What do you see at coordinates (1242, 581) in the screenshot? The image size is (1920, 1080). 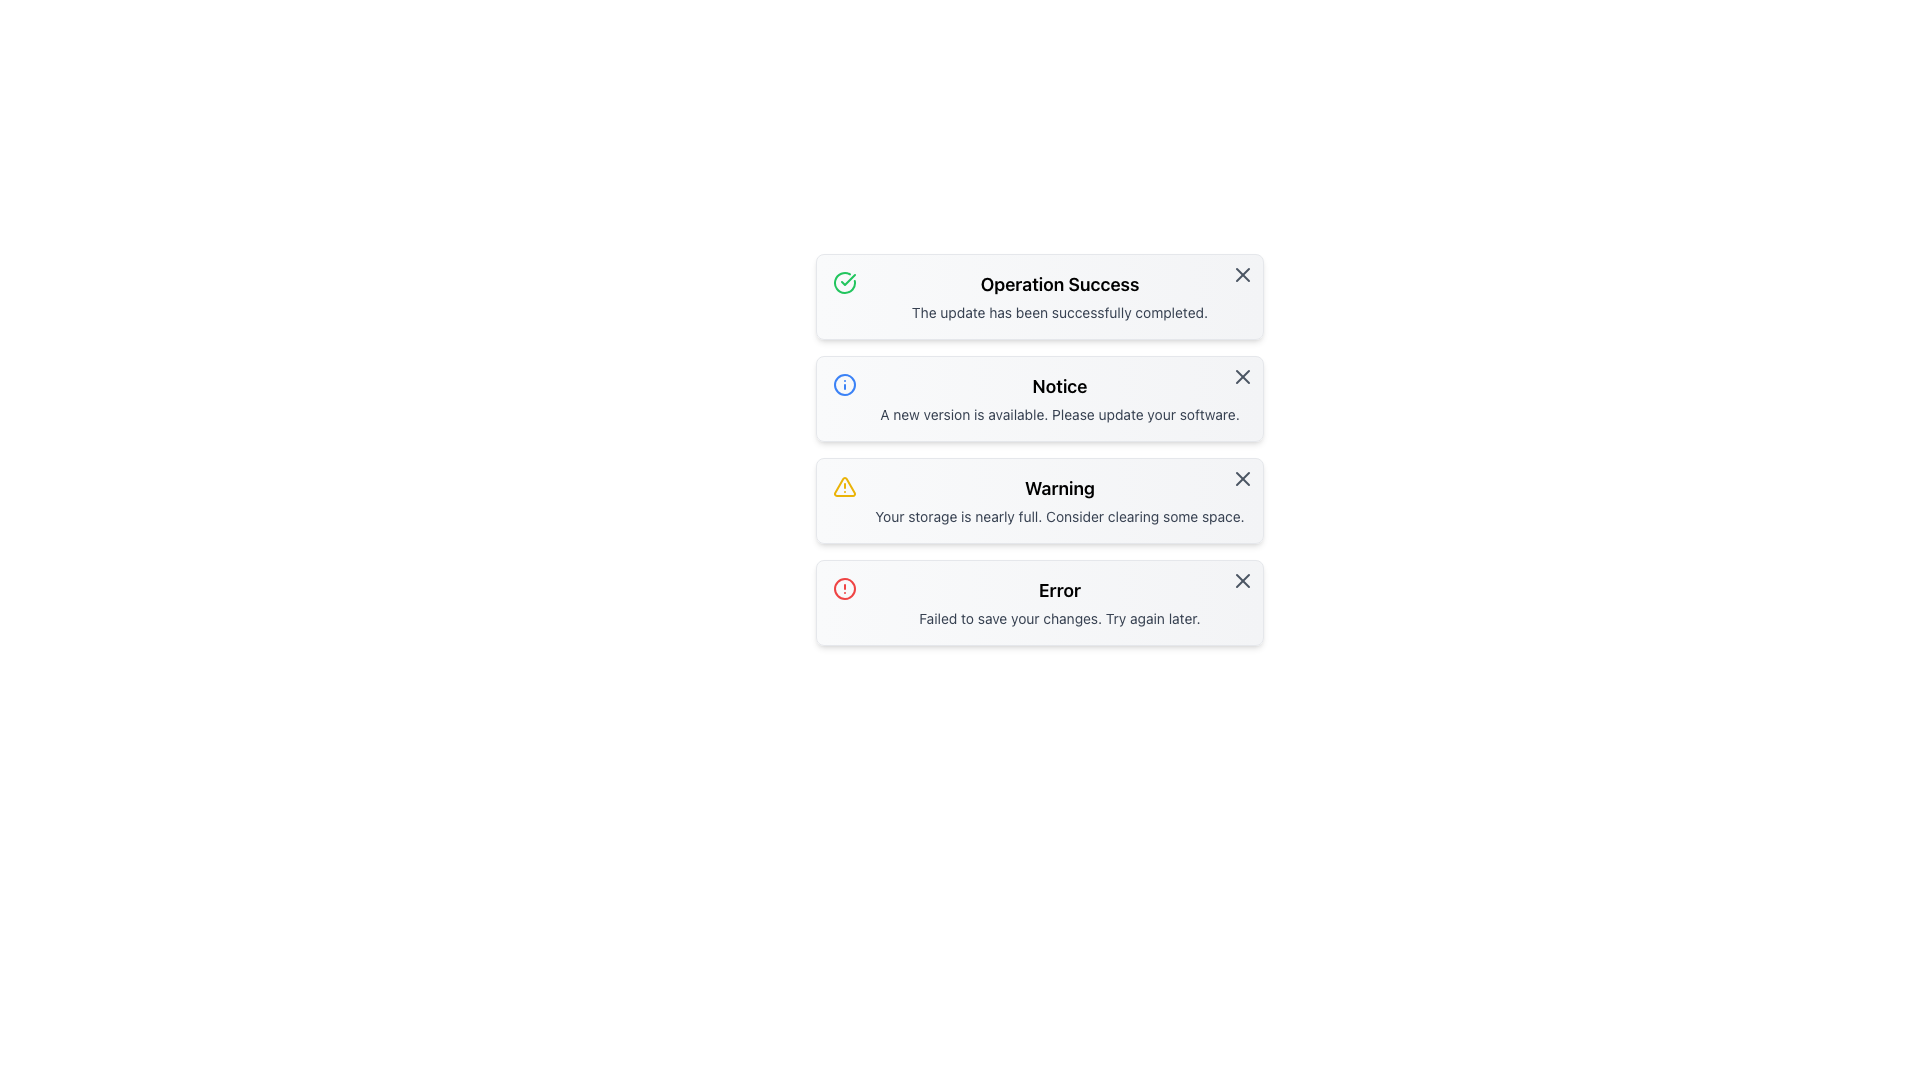 I see `the central diagonal line of the close icon within the 'Error' notification card located in the top-right corner of the card` at bounding box center [1242, 581].